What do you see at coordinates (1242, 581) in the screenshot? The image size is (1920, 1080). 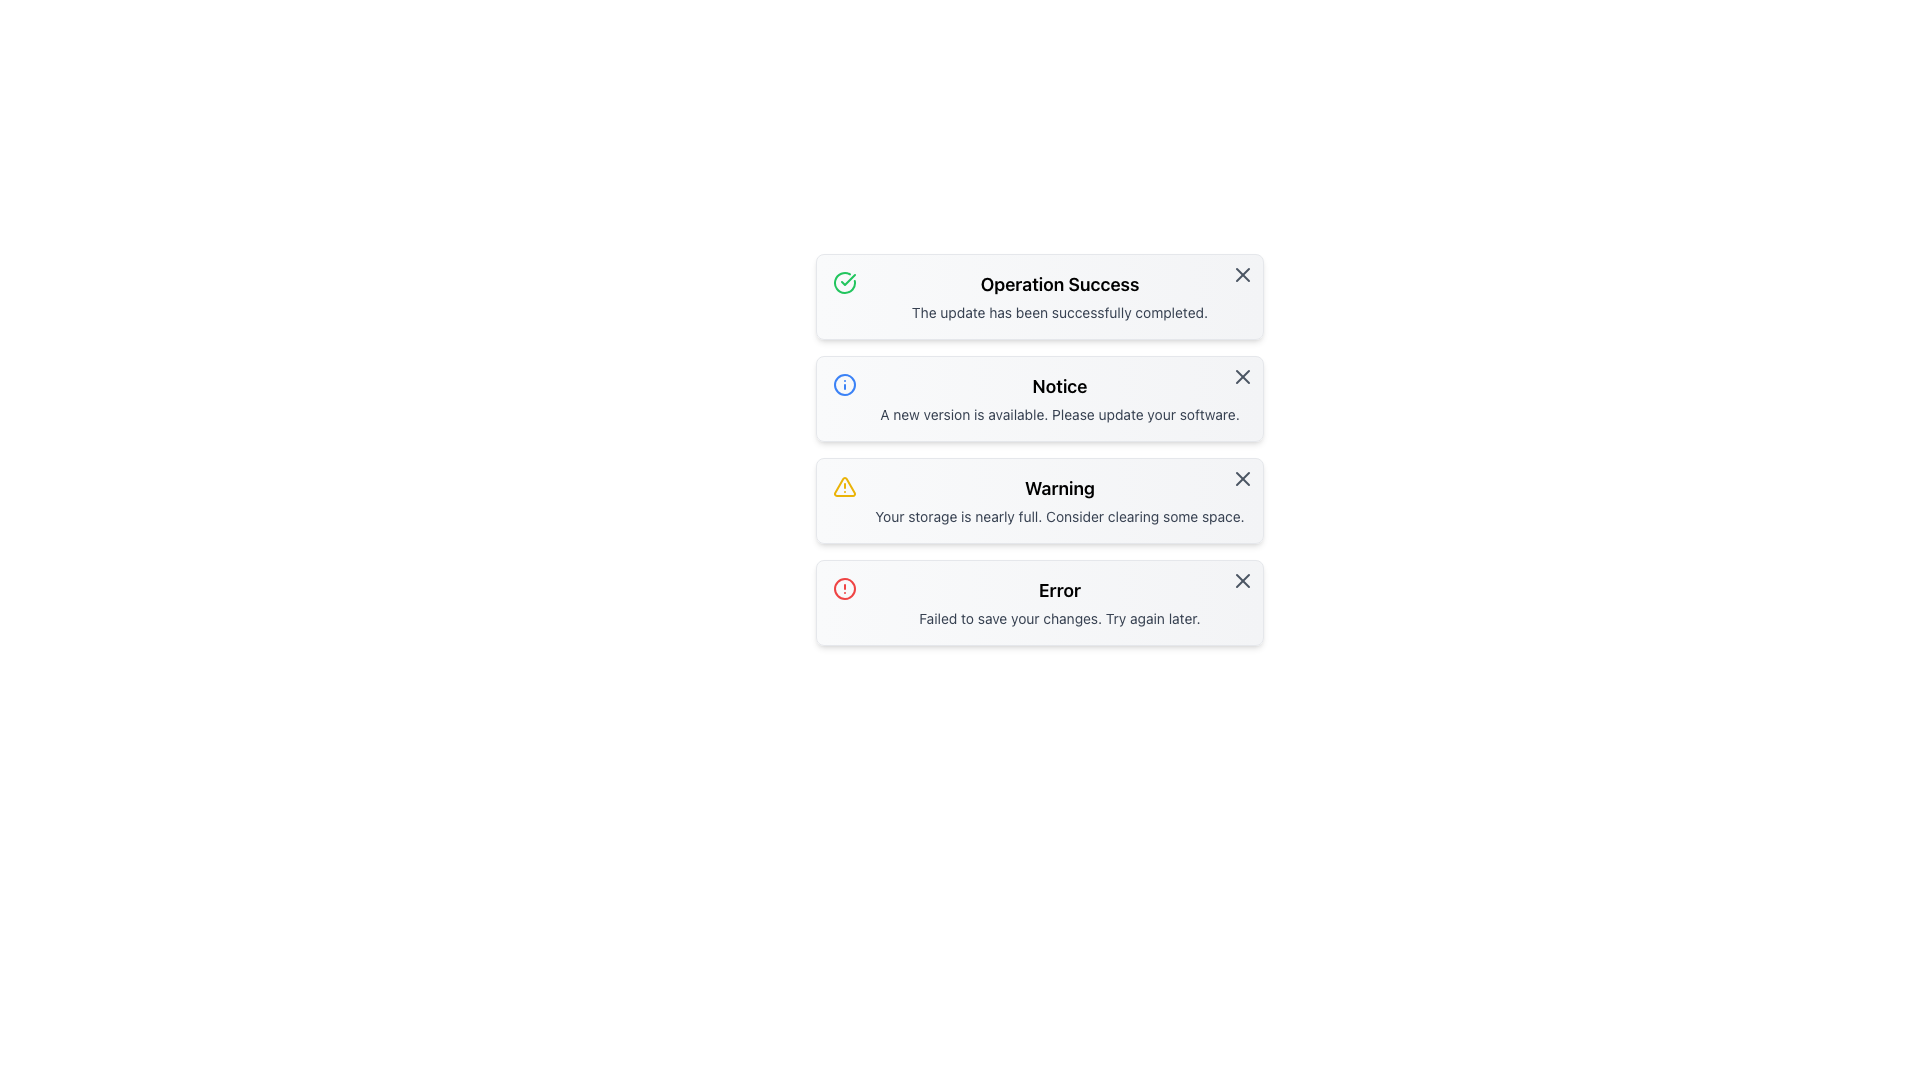 I see `the central diagonal line of the close icon within the 'Error' notification card located in the top-right corner of the card` at bounding box center [1242, 581].